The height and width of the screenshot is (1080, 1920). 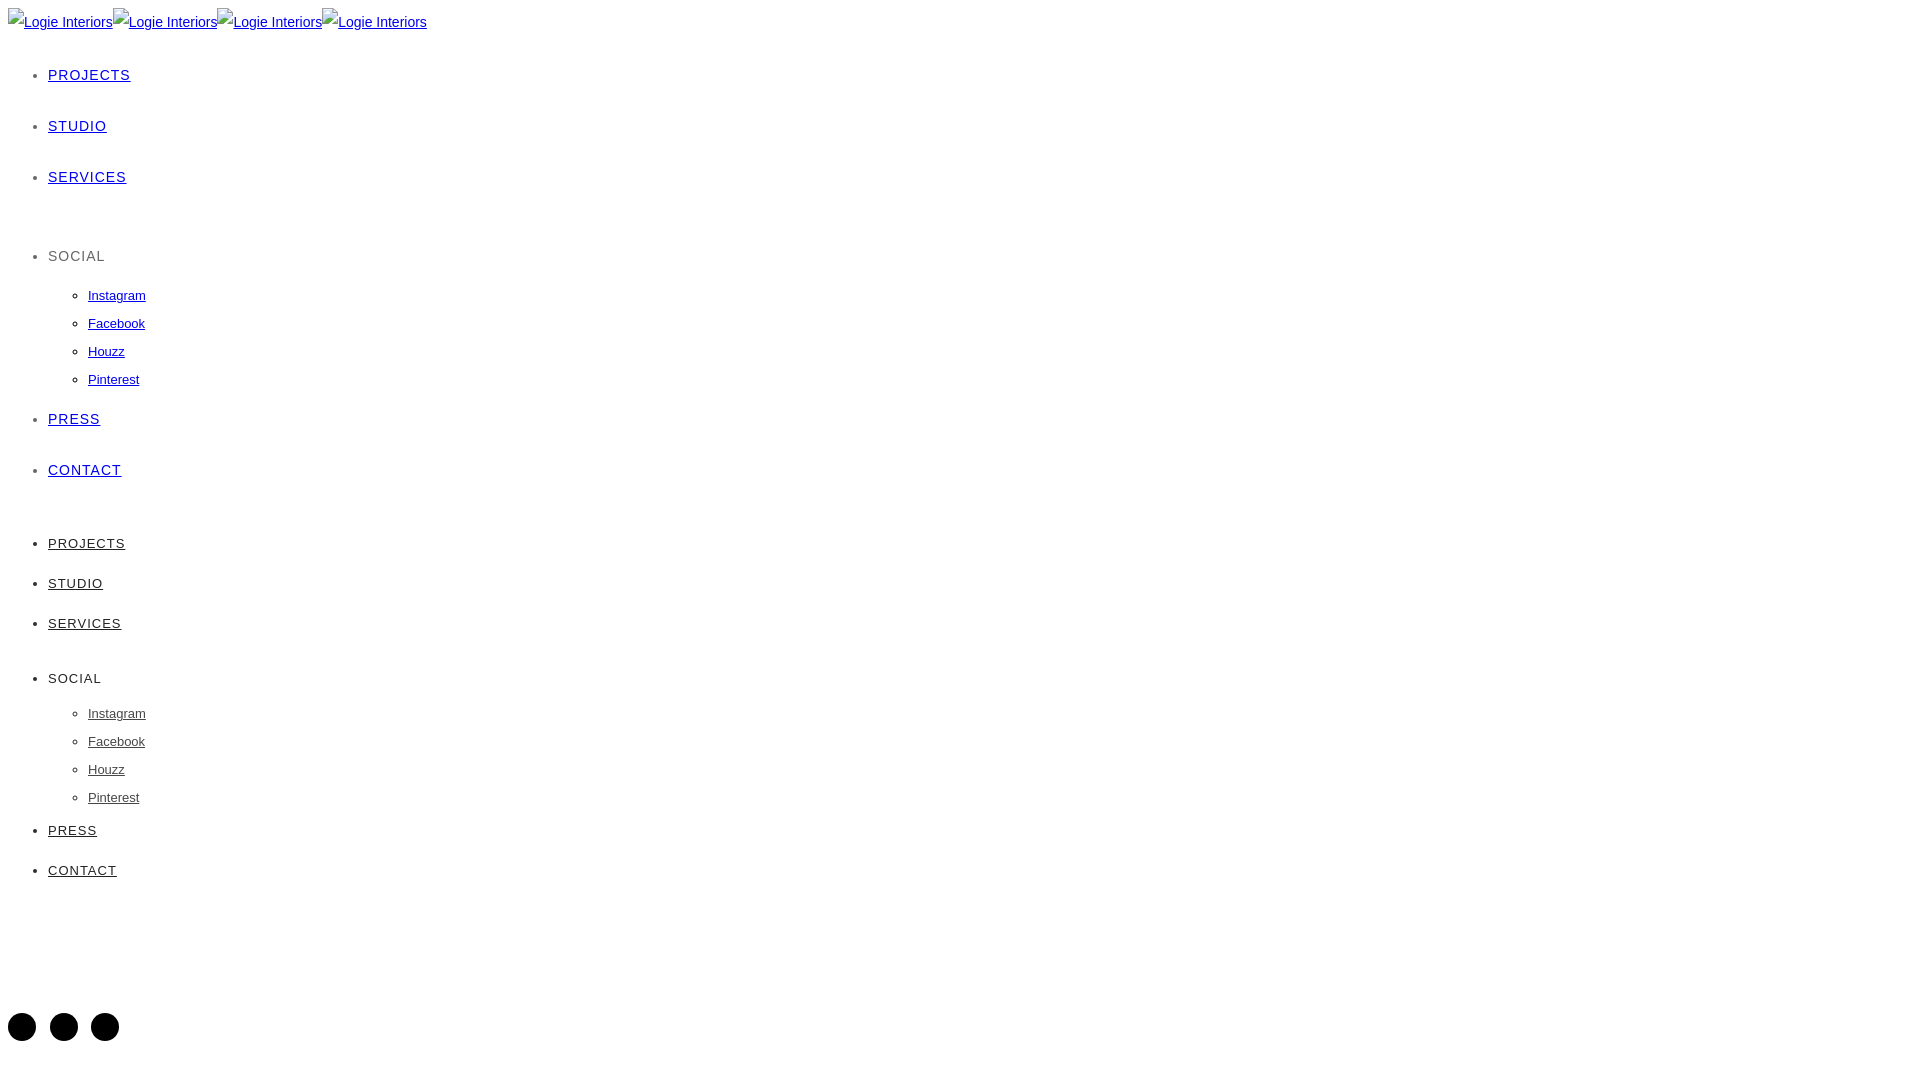 I want to click on 'PRESS', so click(x=48, y=830).